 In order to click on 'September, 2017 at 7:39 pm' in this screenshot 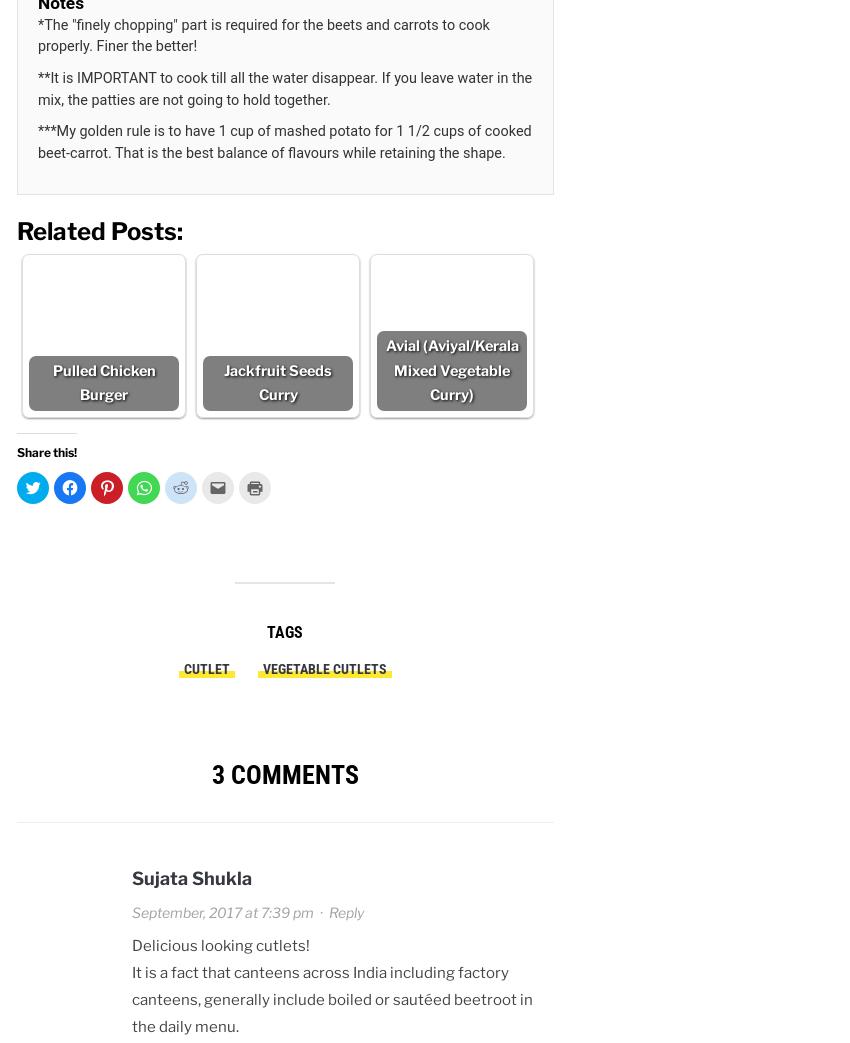, I will do `click(223, 910)`.